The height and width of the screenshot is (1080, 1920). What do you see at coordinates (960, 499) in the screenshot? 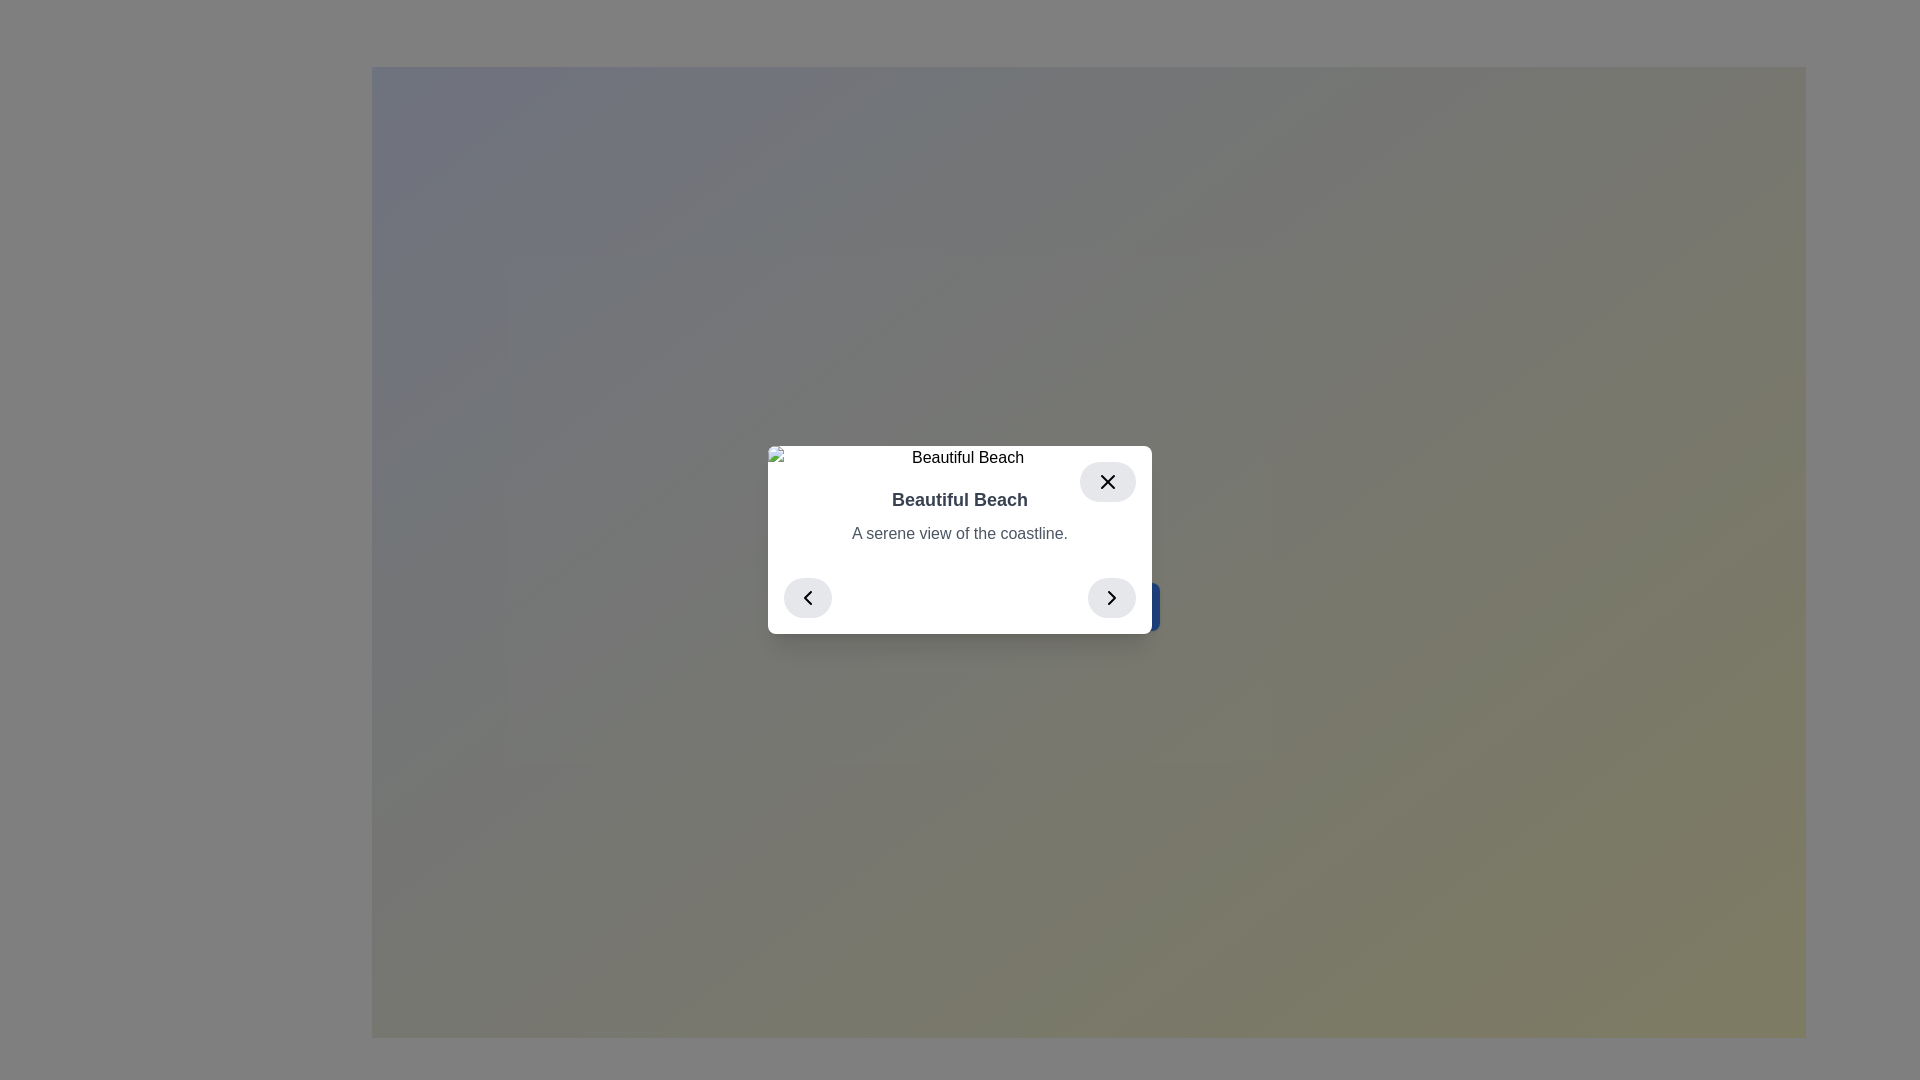
I see `the Text label that displays the title or heading indicating the name or theme of the content within the dialog box, located near the center of the dialog box, beneath the title bar` at bounding box center [960, 499].